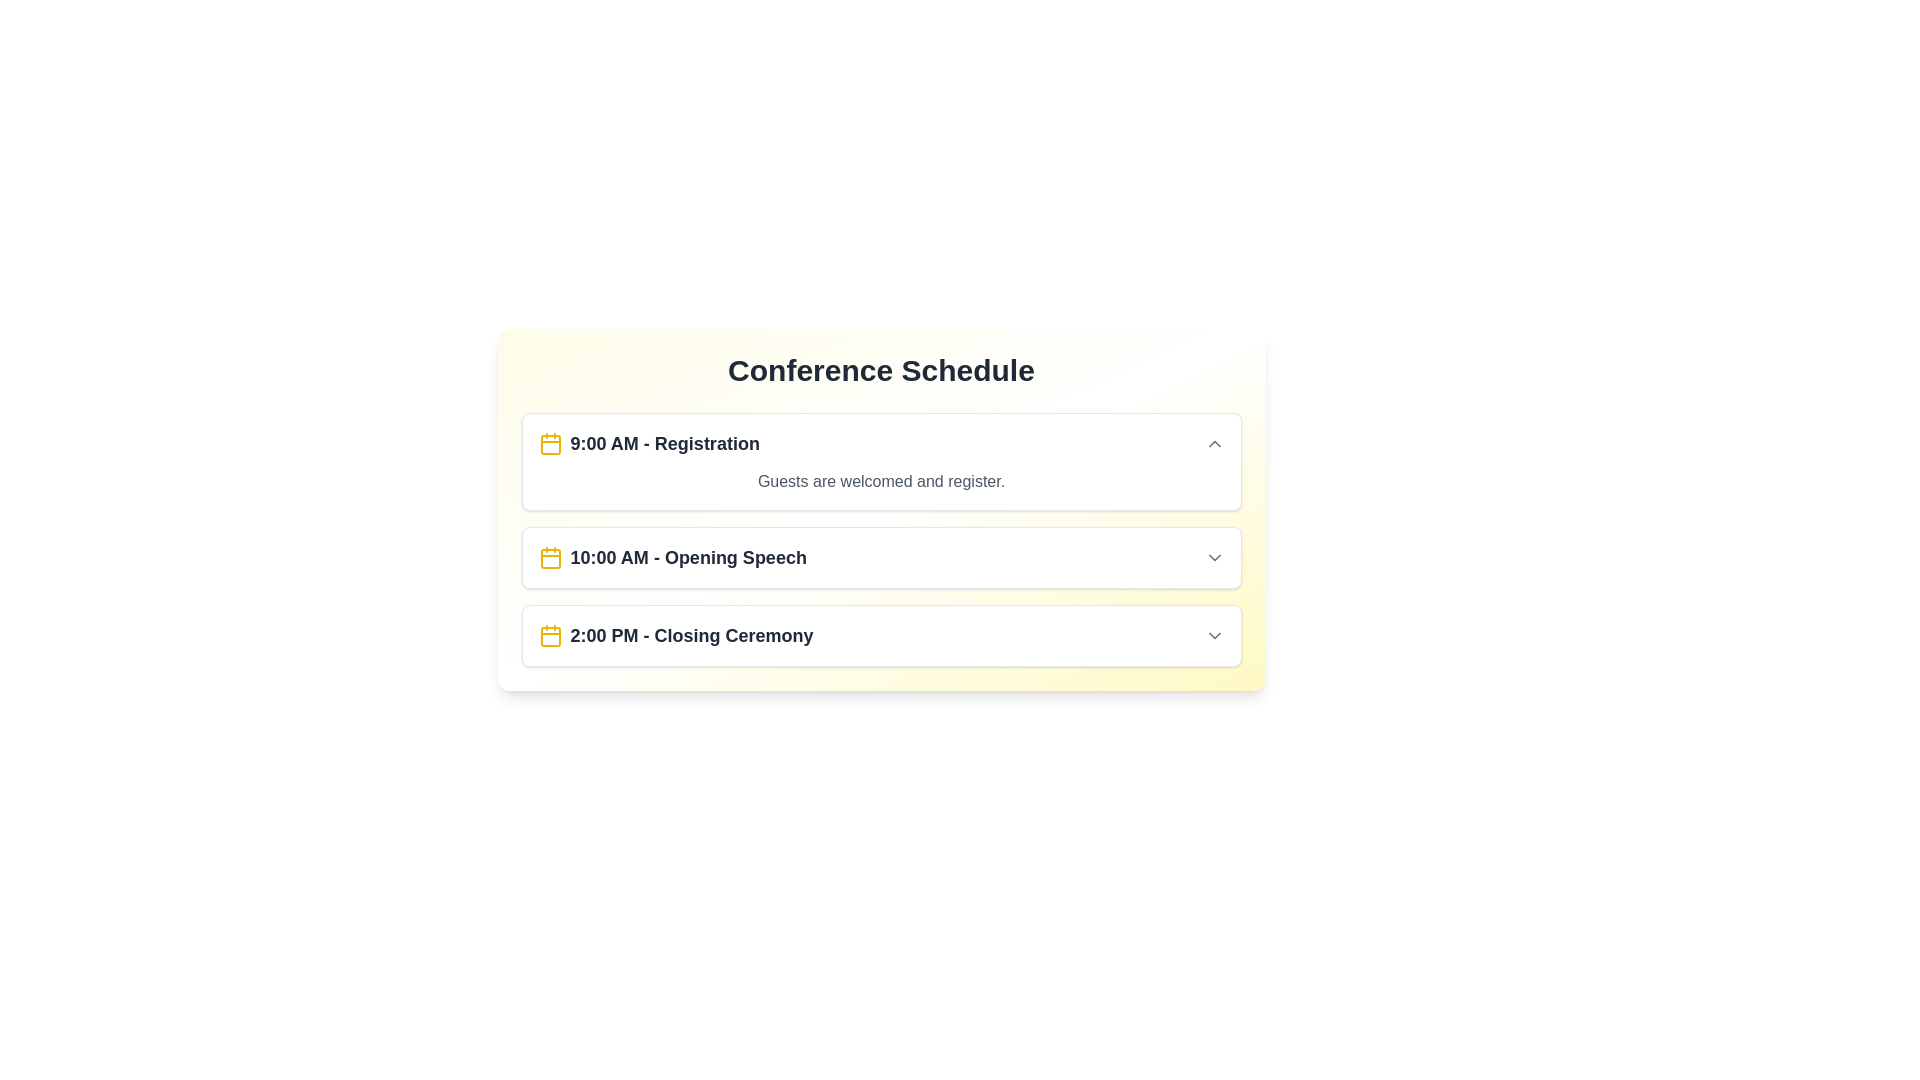  What do you see at coordinates (550, 442) in the screenshot?
I see `the yellow calendar icon located to the left of the '9:00 AM - Registration' text in the first row of the conference schedule to observe the tooltip or additional details` at bounding box center [550, 442].